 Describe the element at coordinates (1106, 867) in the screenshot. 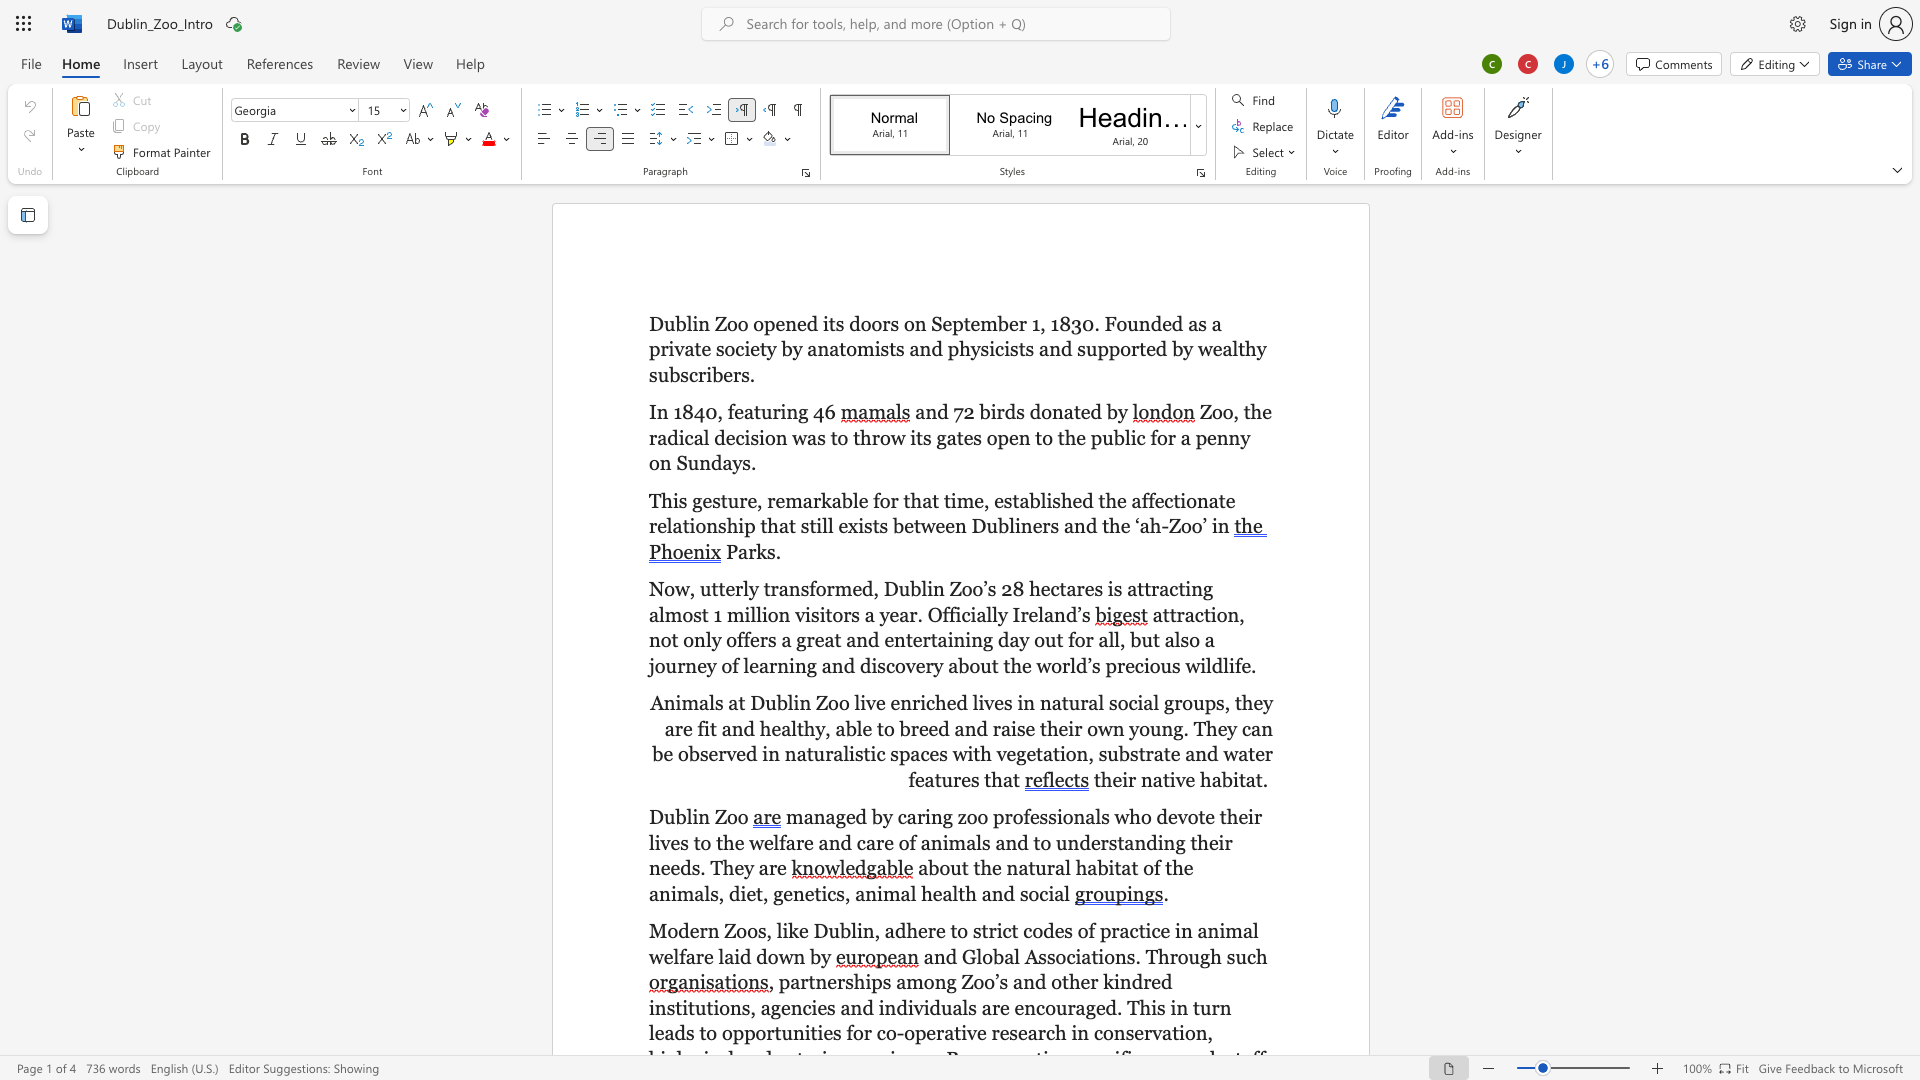

I see `the space between the continuous character "b" and "i" in the text` at that location.